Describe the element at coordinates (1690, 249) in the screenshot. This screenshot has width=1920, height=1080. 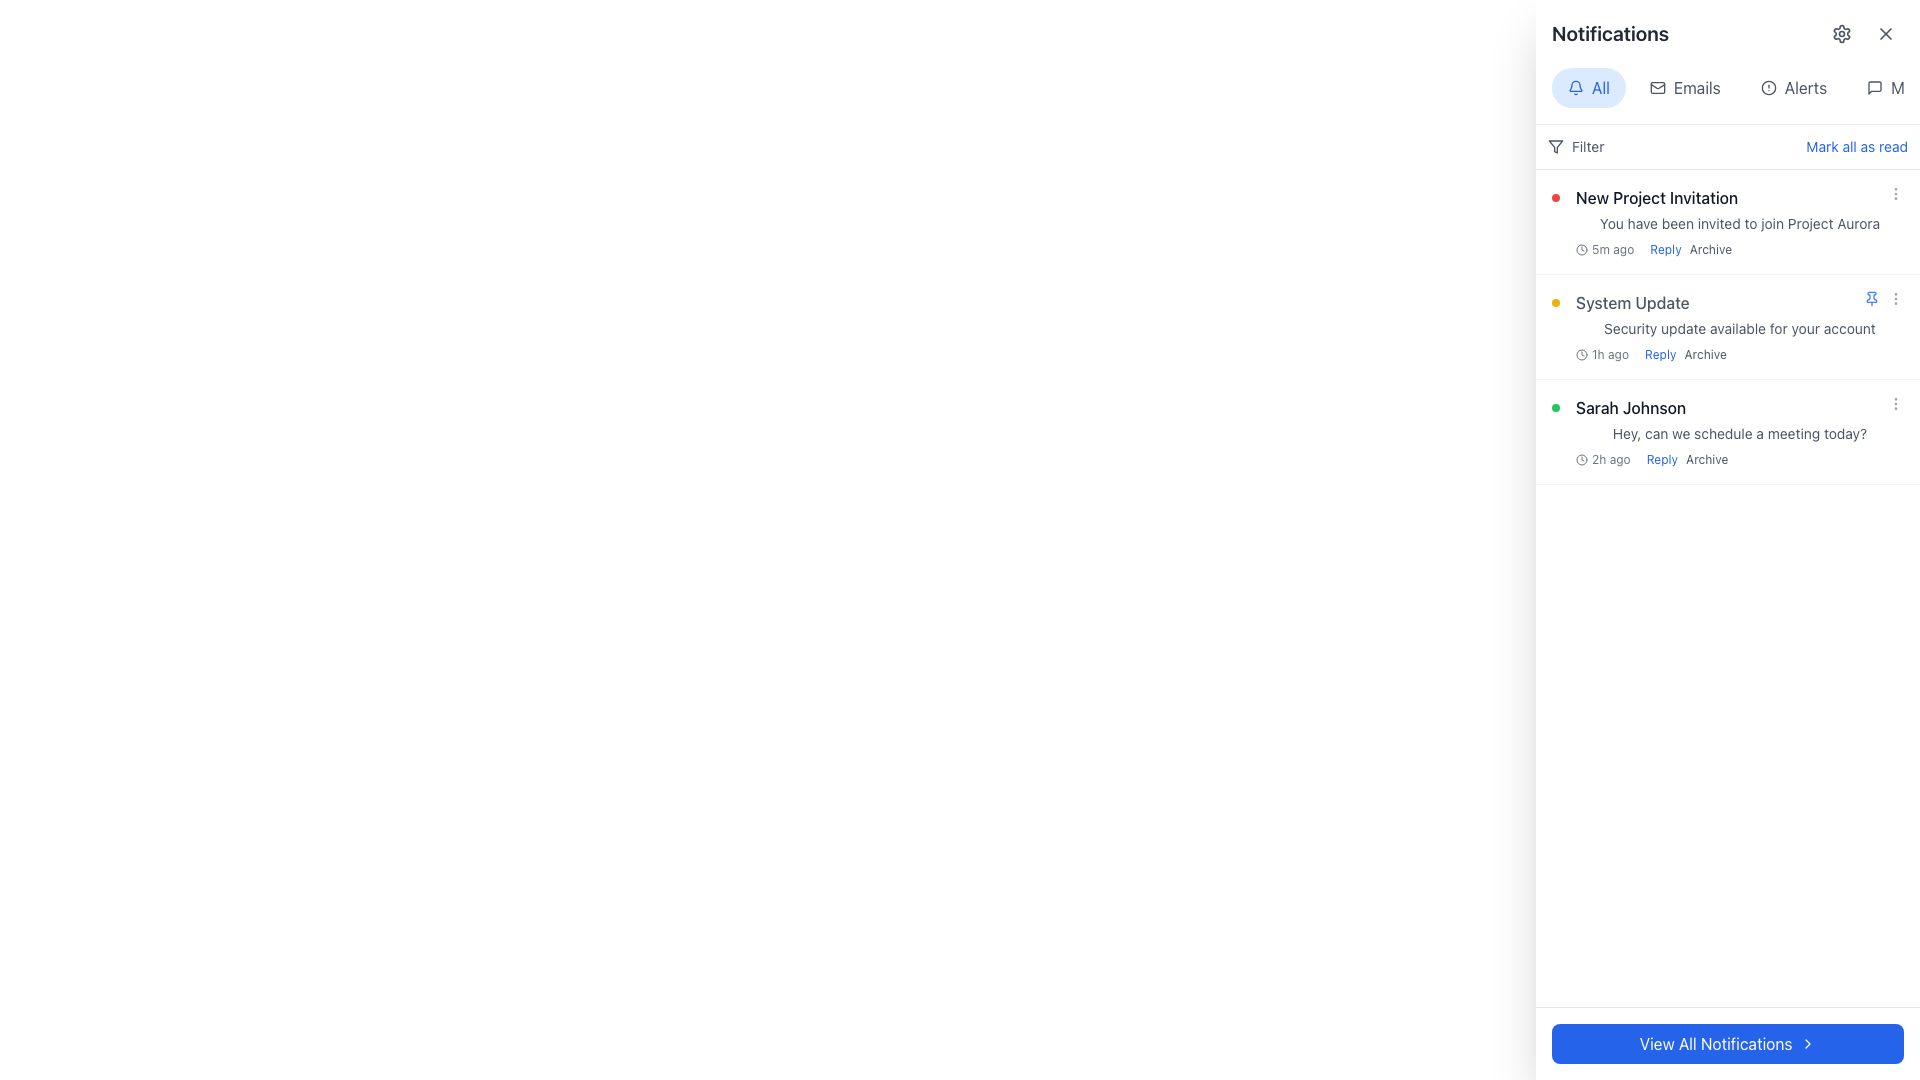
I see `the 'Archive' link, which is styled in gray and located in the notification list below the title 'New Project Invitation'` at that location.